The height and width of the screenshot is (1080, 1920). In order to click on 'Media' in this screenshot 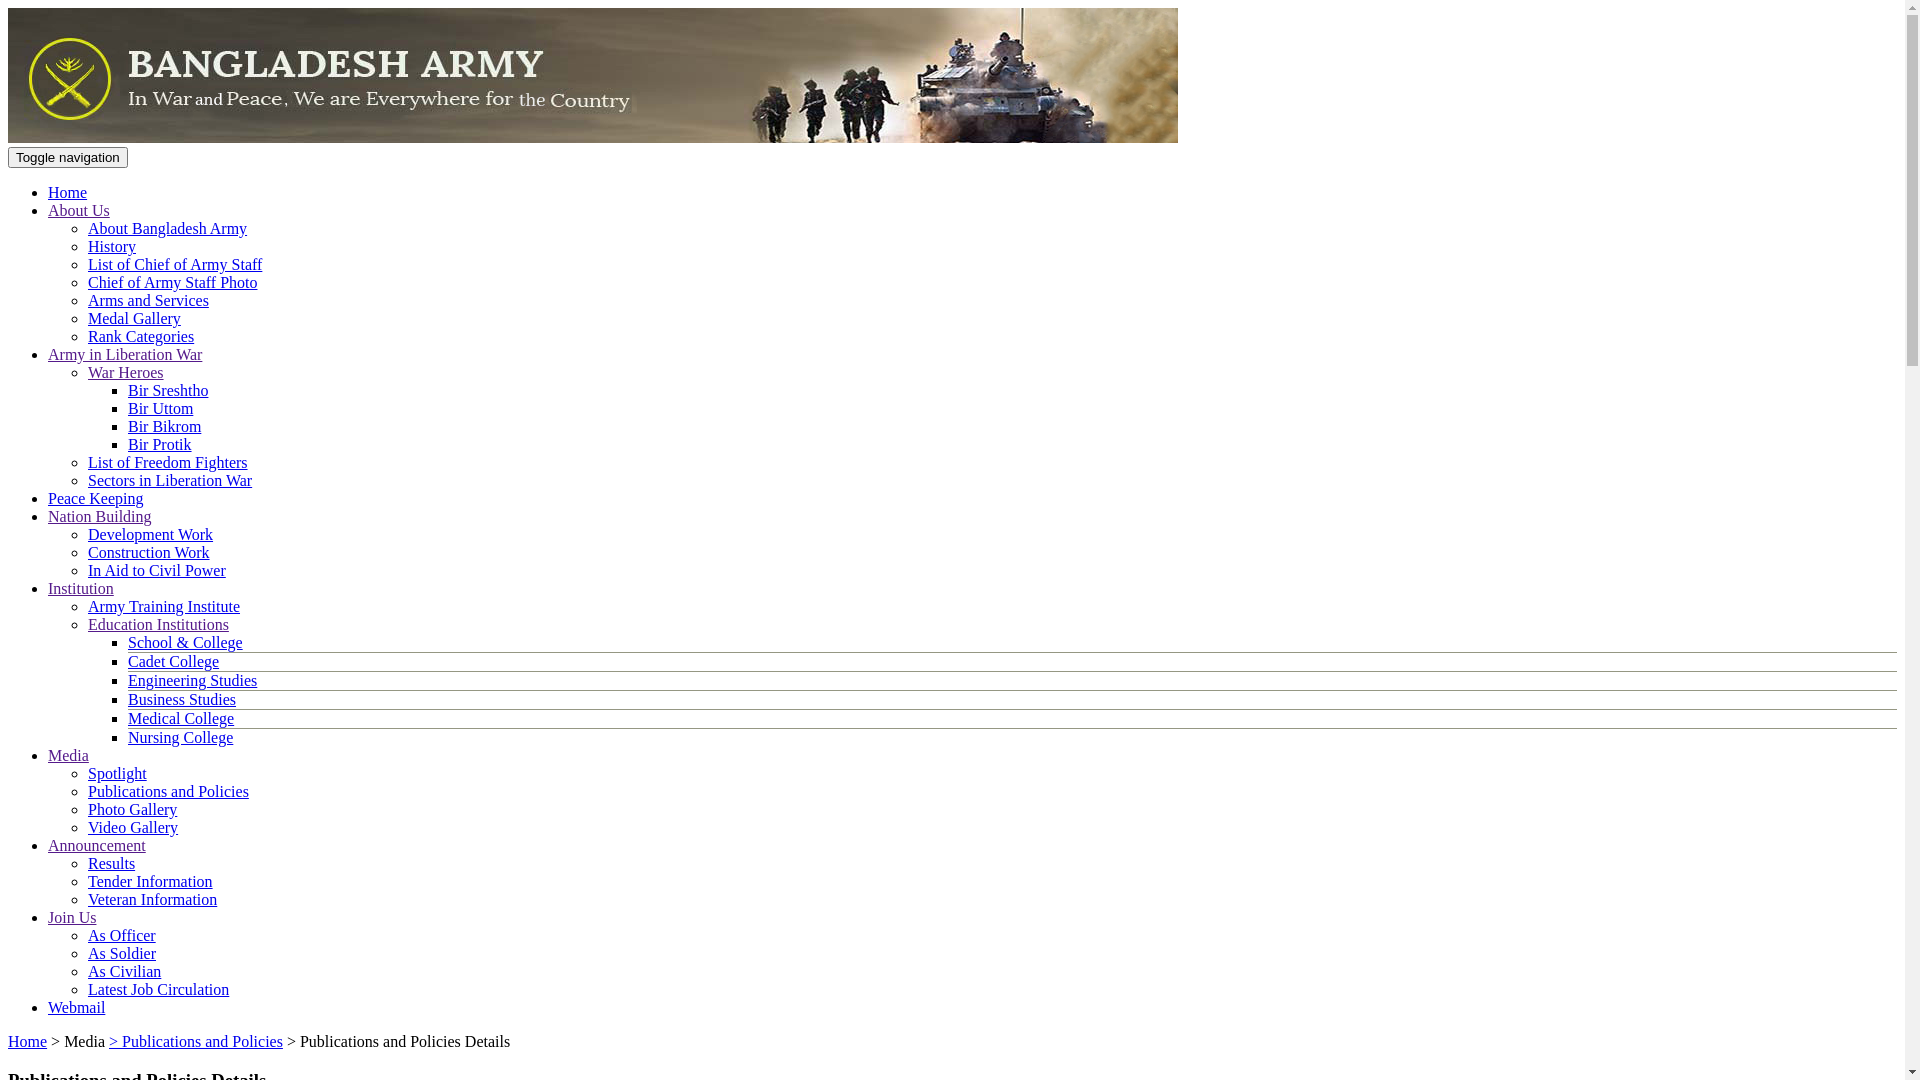, I will do `click(48, 755)`.